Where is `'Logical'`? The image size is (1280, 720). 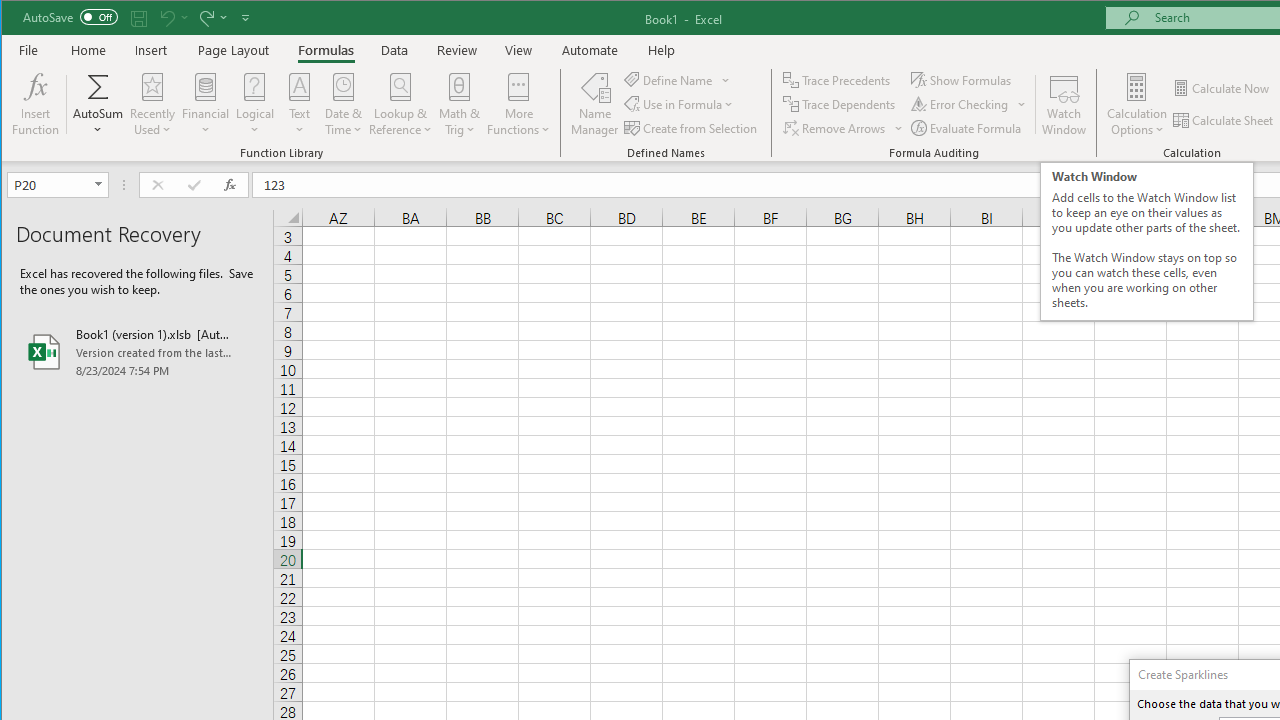
'Logical' is located at coordinates (254, 104).